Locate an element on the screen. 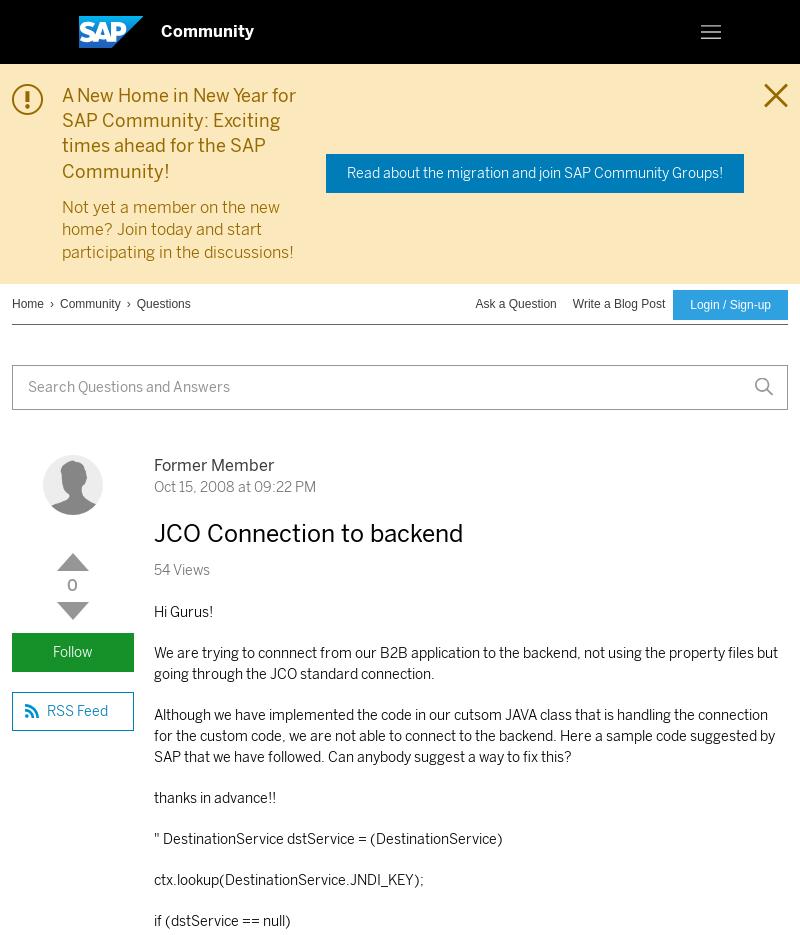 Image resolution: width=800 pixels, height=935 pixels. 'A New Home in New Year for SAP Community: Exciting times ahead for the SAP Community!' is located at coordinates (178, 133).